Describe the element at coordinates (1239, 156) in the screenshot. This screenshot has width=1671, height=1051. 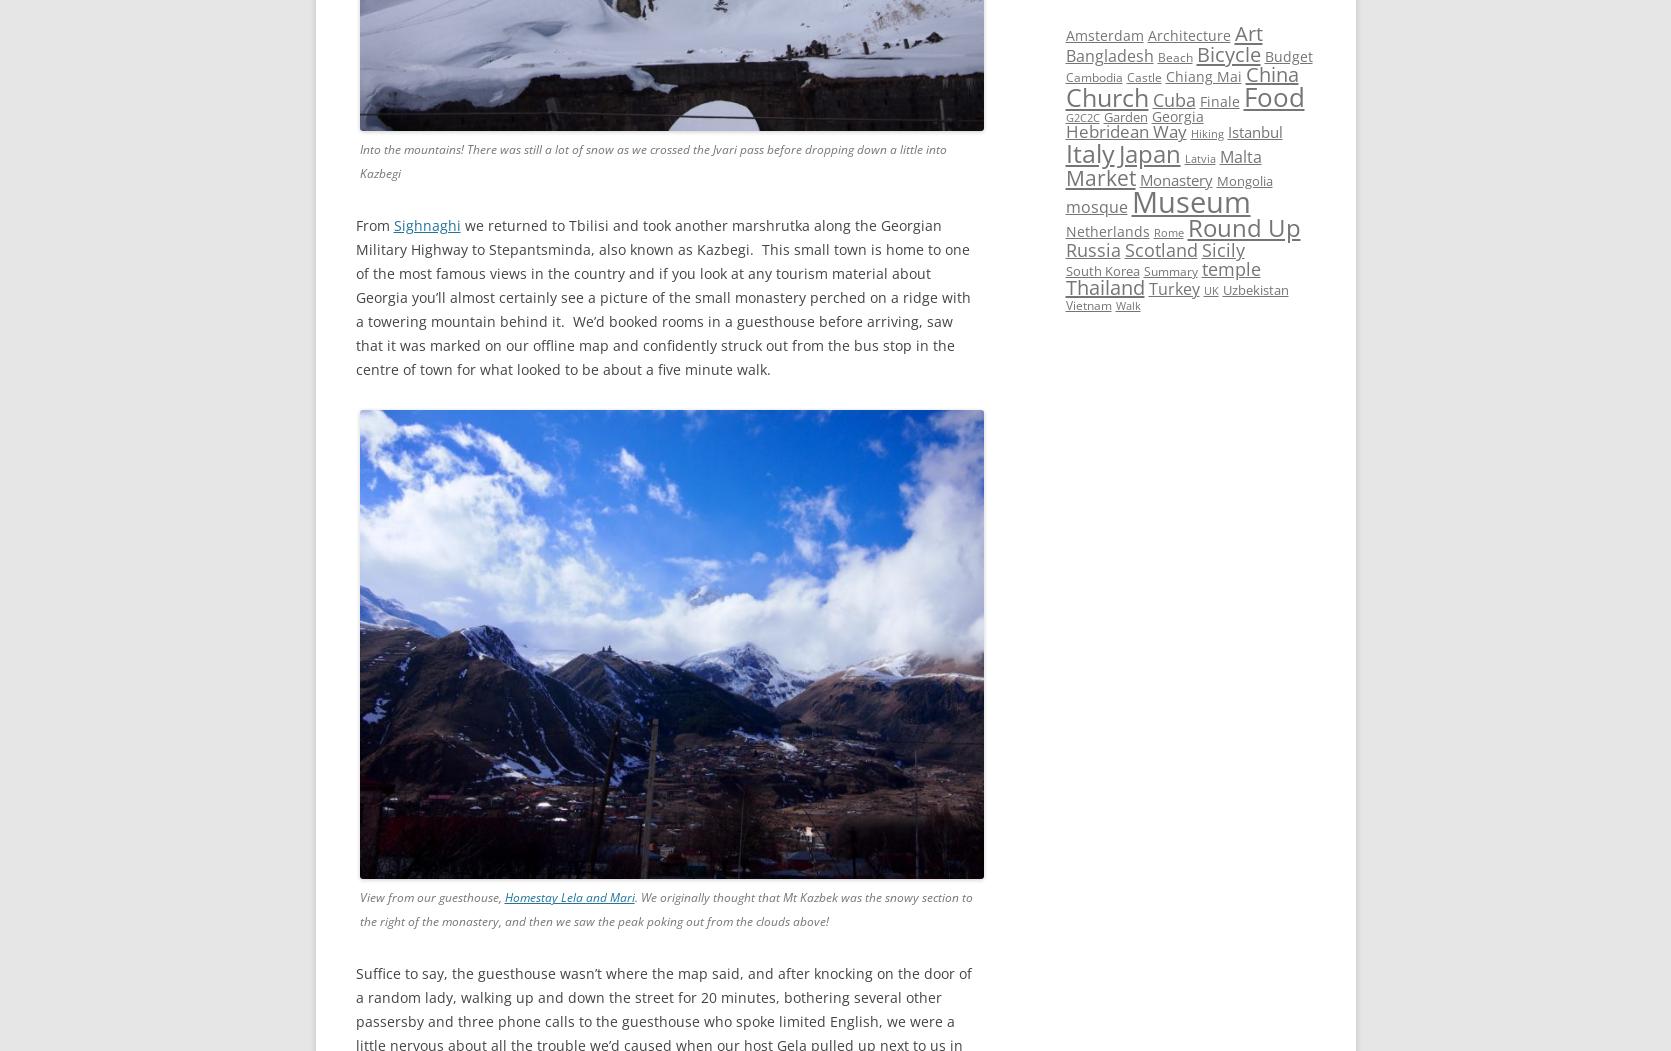
I see `'Malta'` at that location.